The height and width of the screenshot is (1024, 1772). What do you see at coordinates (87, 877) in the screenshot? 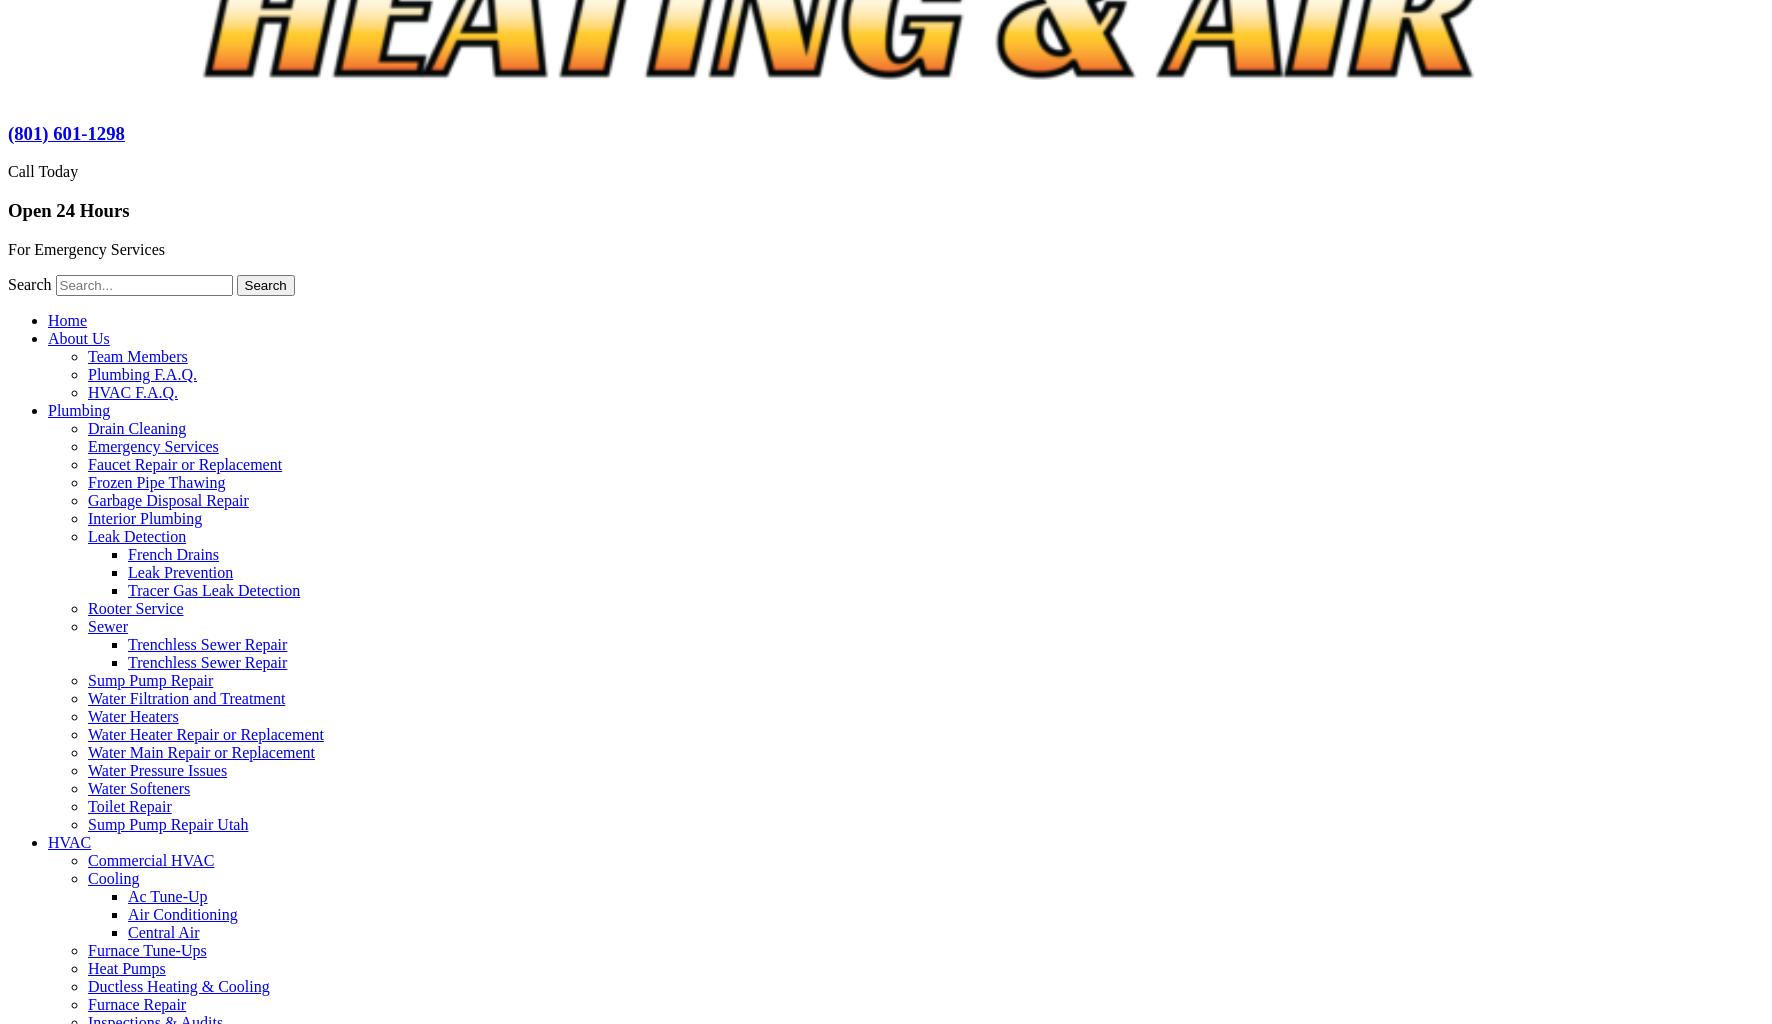
I see `'Cooling'` at bounding box center [87, 877].